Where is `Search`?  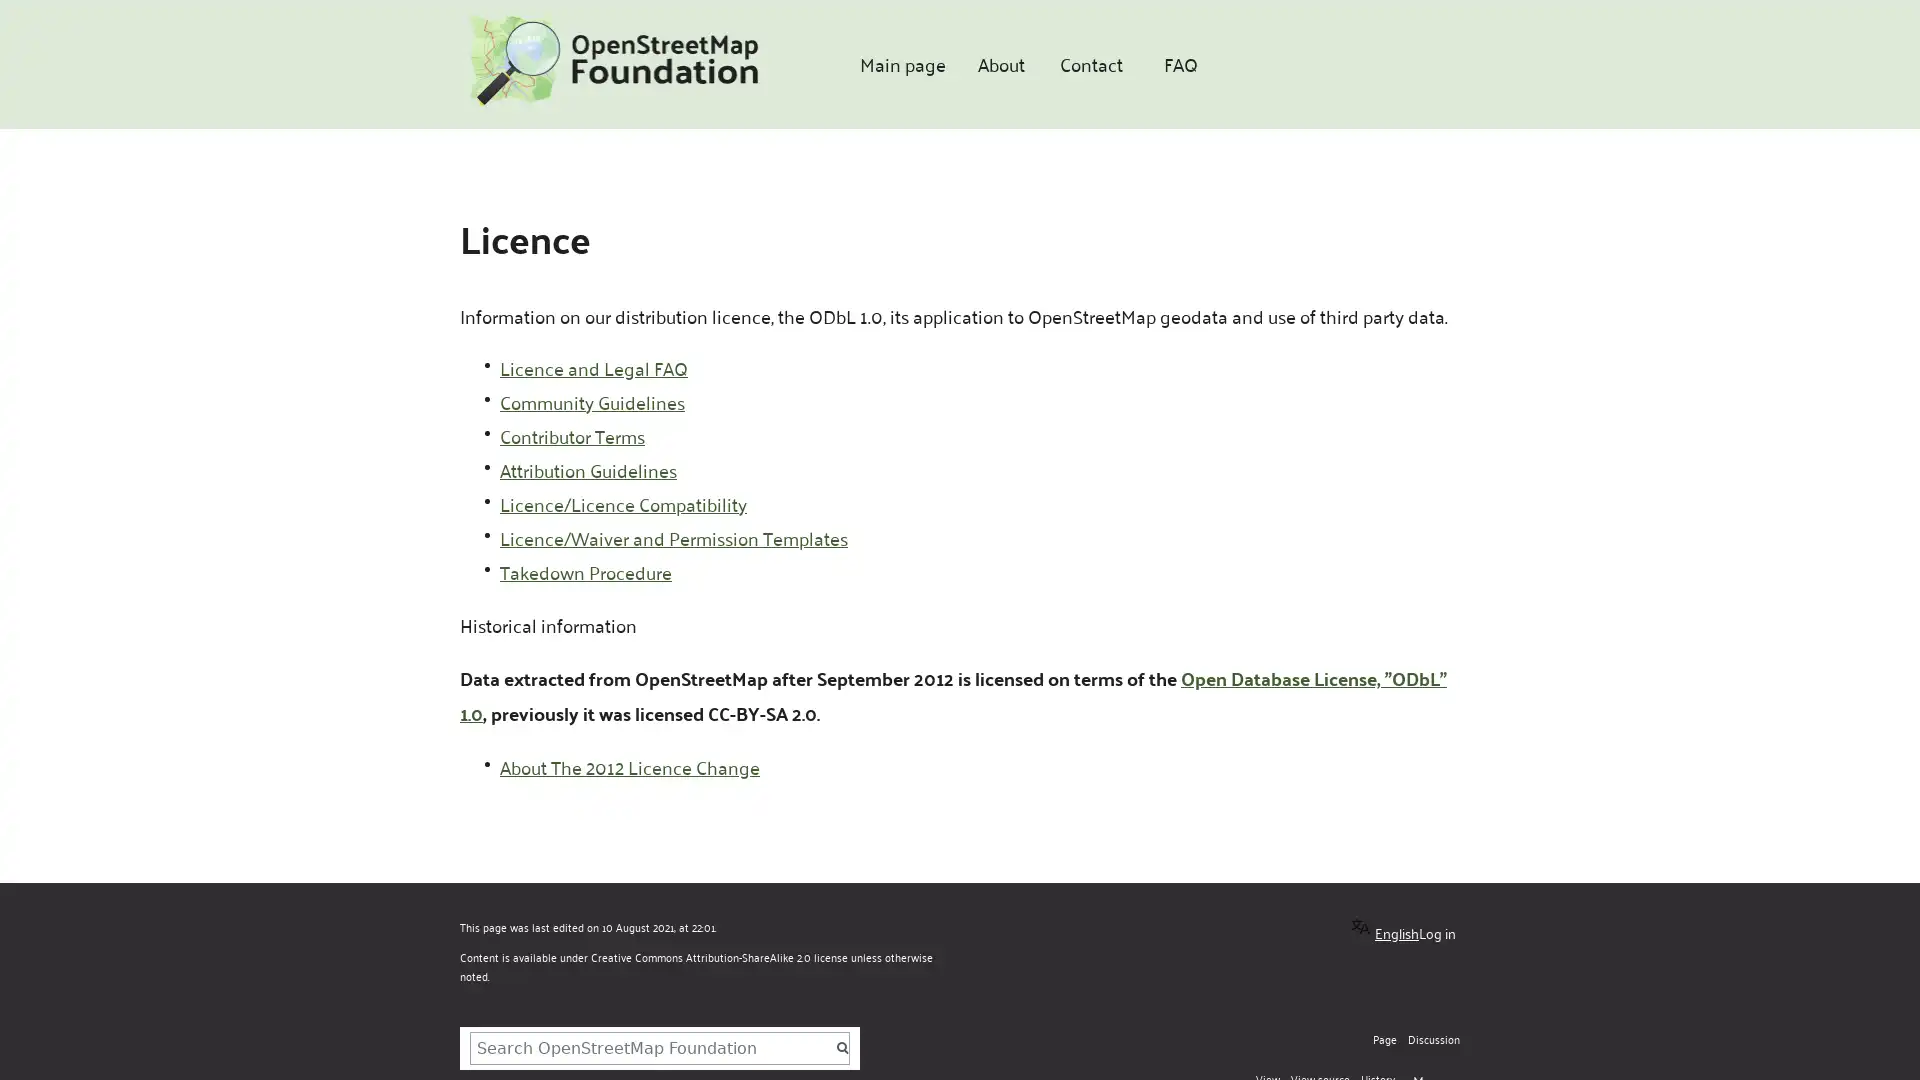 Search is located at coordinates (844, 1047).